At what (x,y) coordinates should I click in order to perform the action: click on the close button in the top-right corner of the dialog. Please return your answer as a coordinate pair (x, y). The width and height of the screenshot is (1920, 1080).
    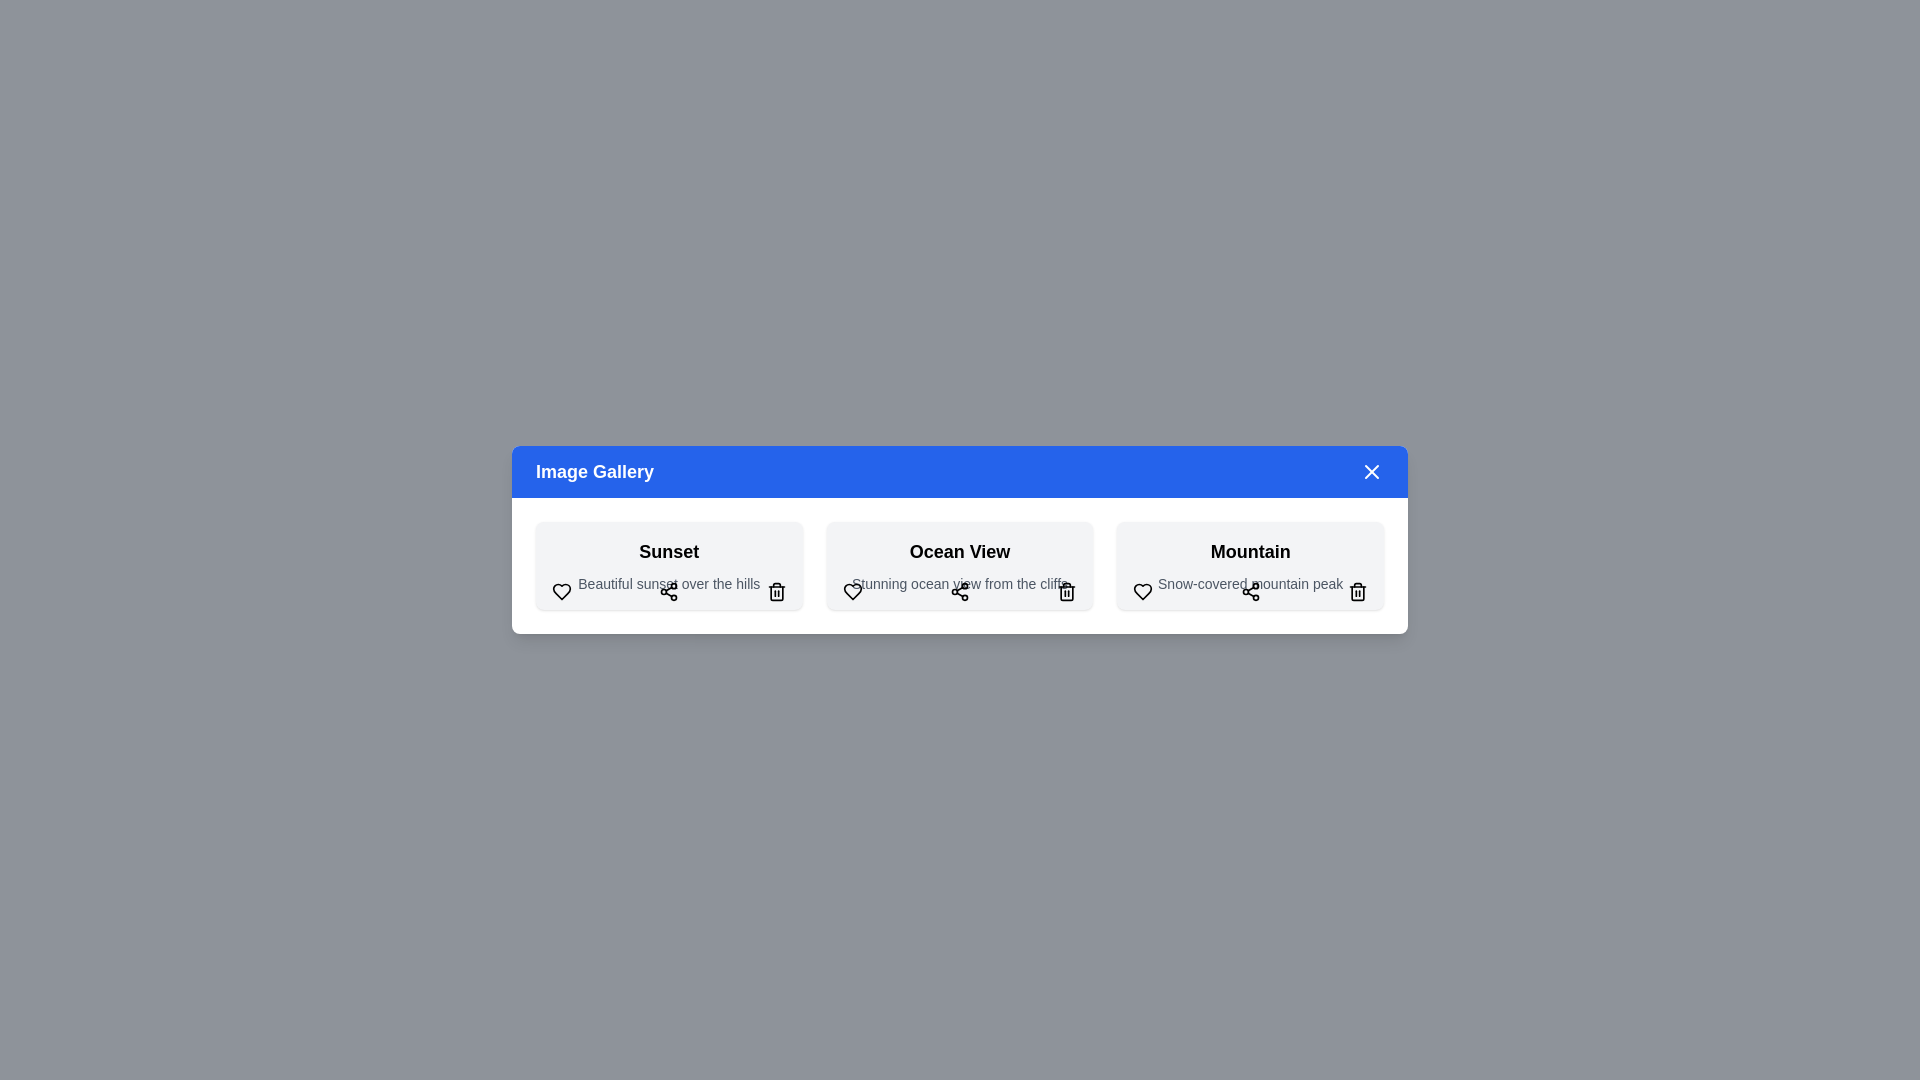
    Looking at the image, I should click on (1371, 471).